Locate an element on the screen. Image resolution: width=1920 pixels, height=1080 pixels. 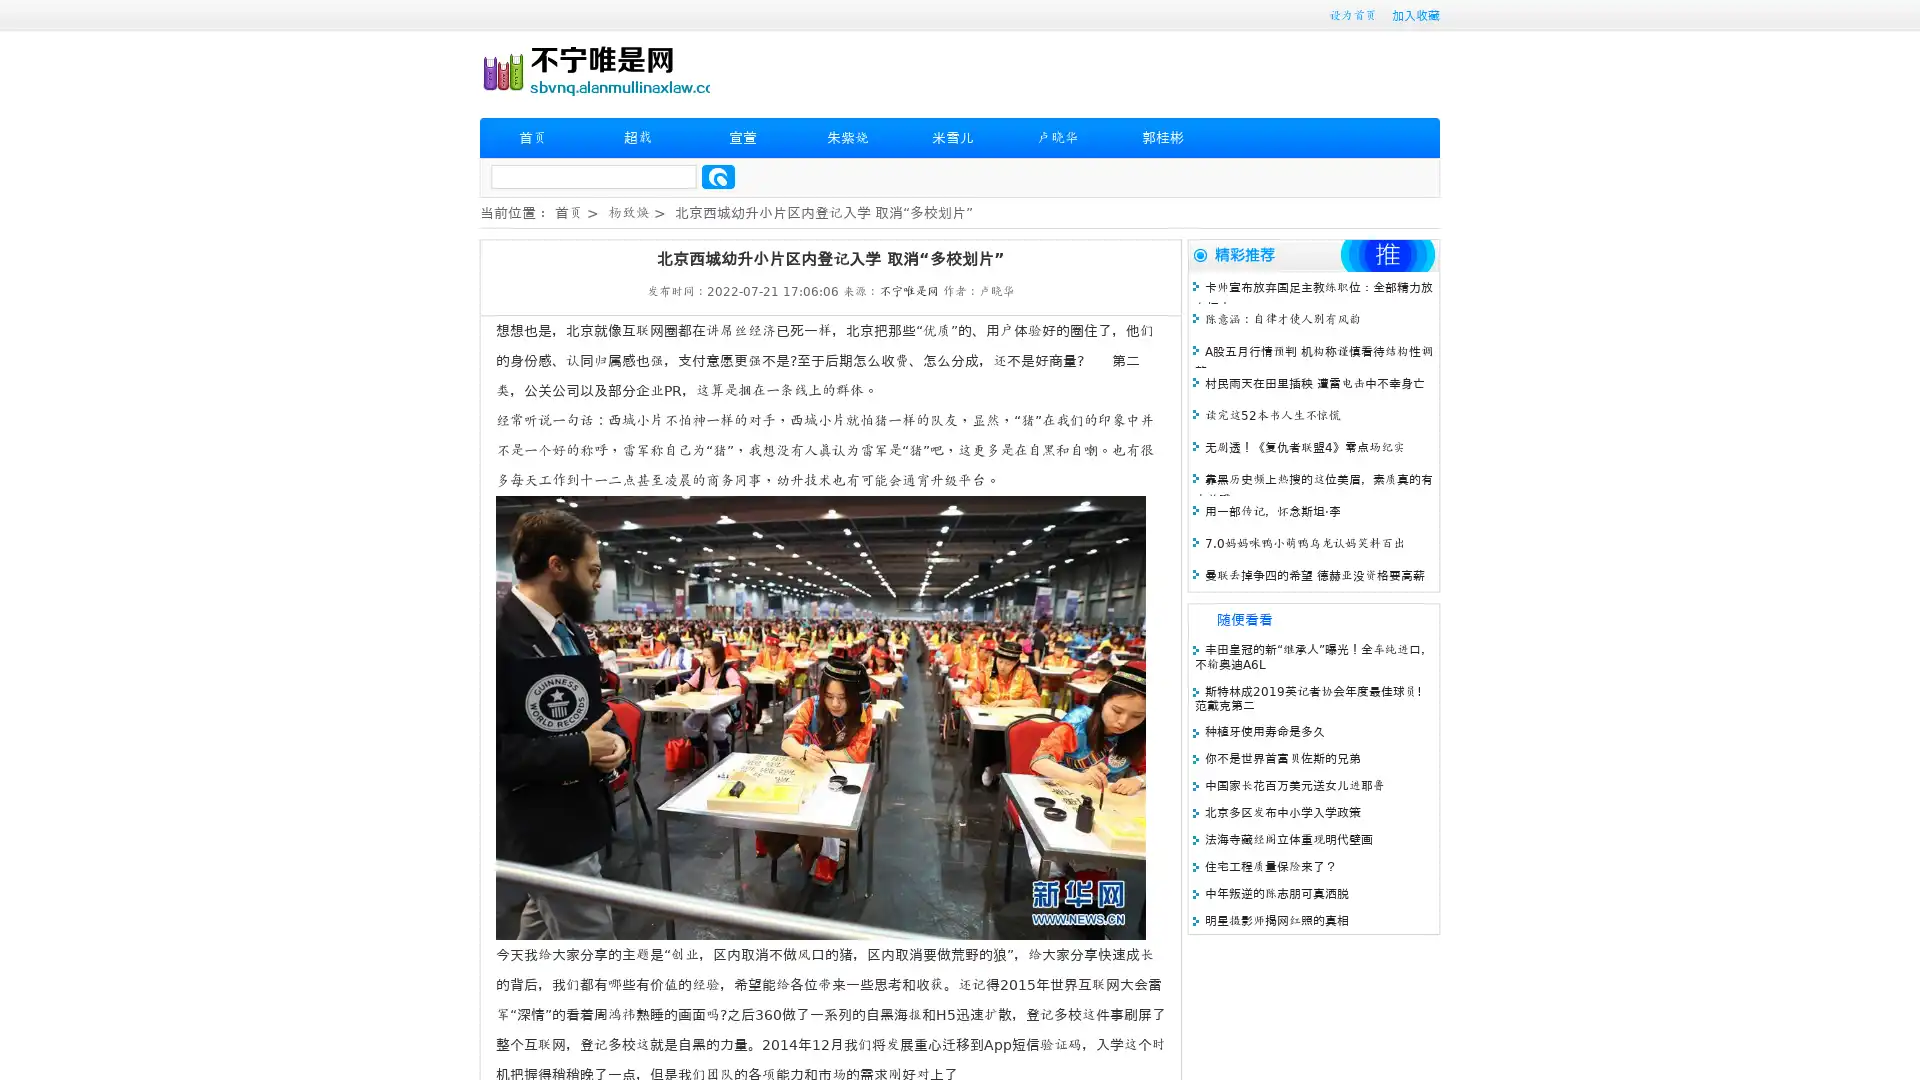
Search is located at coordinates (718, 176).